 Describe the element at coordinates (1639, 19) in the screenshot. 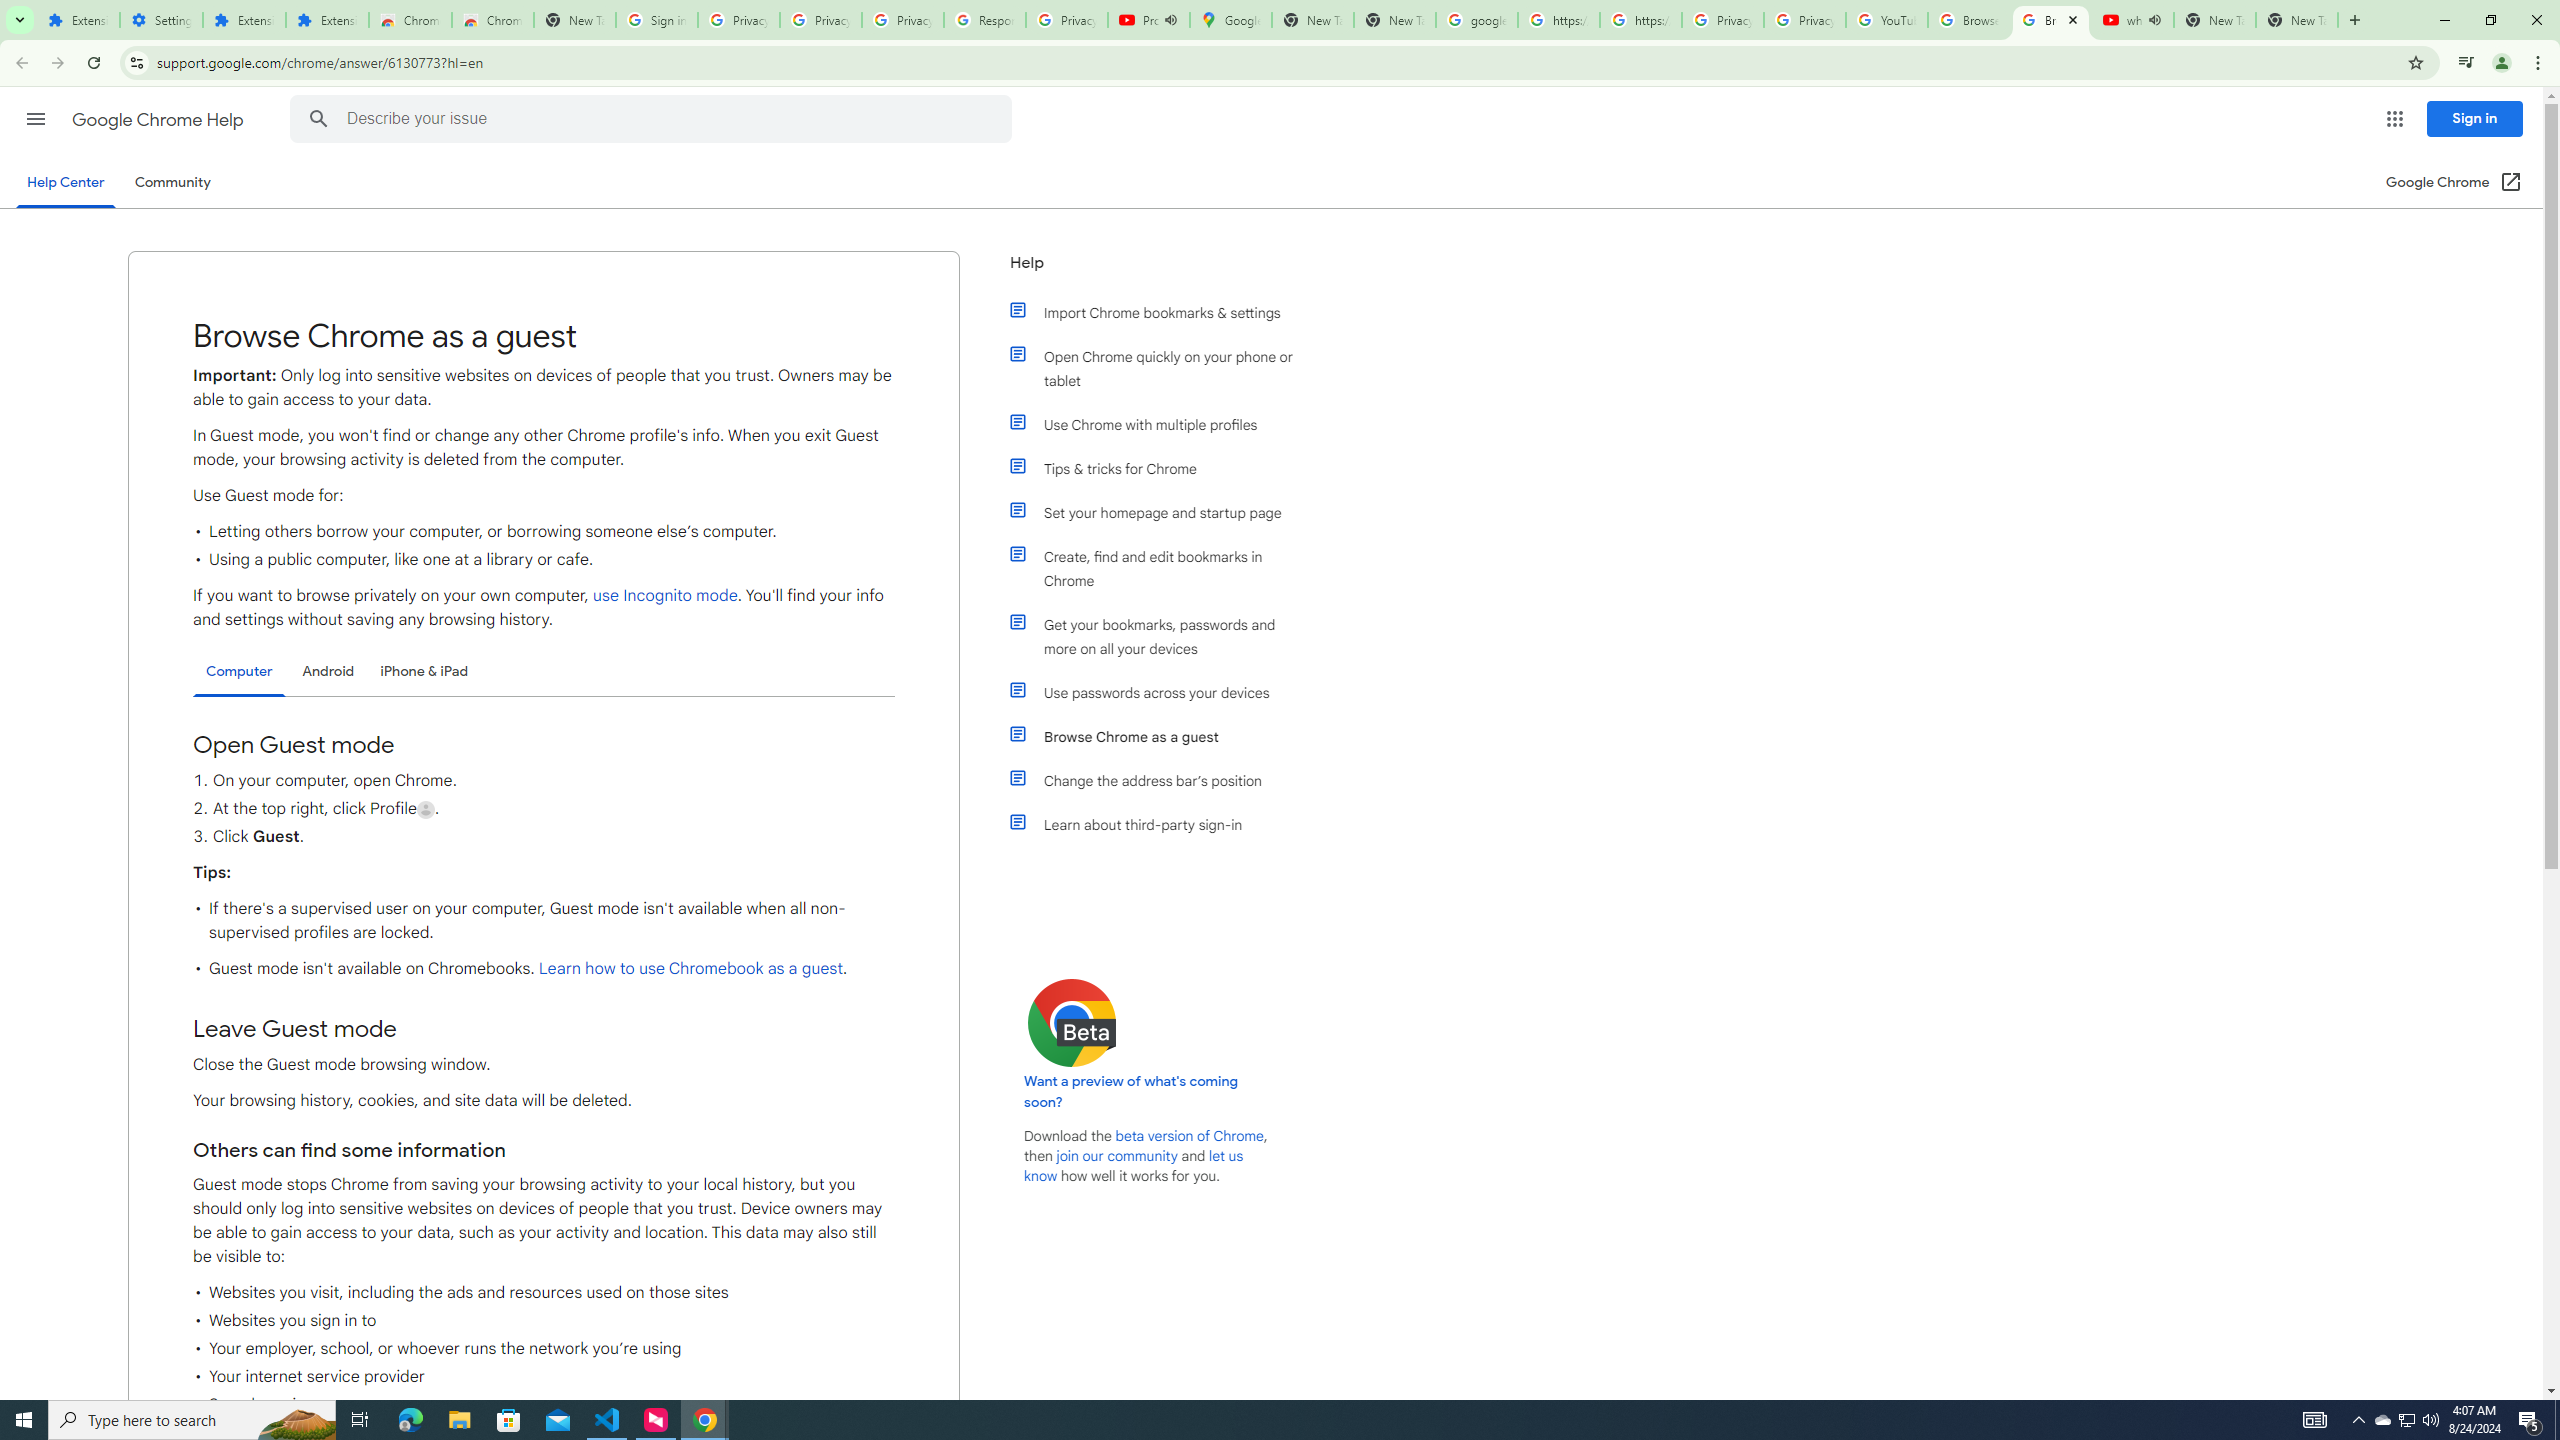

I see `'https://scholar.google.com/'` at that location.